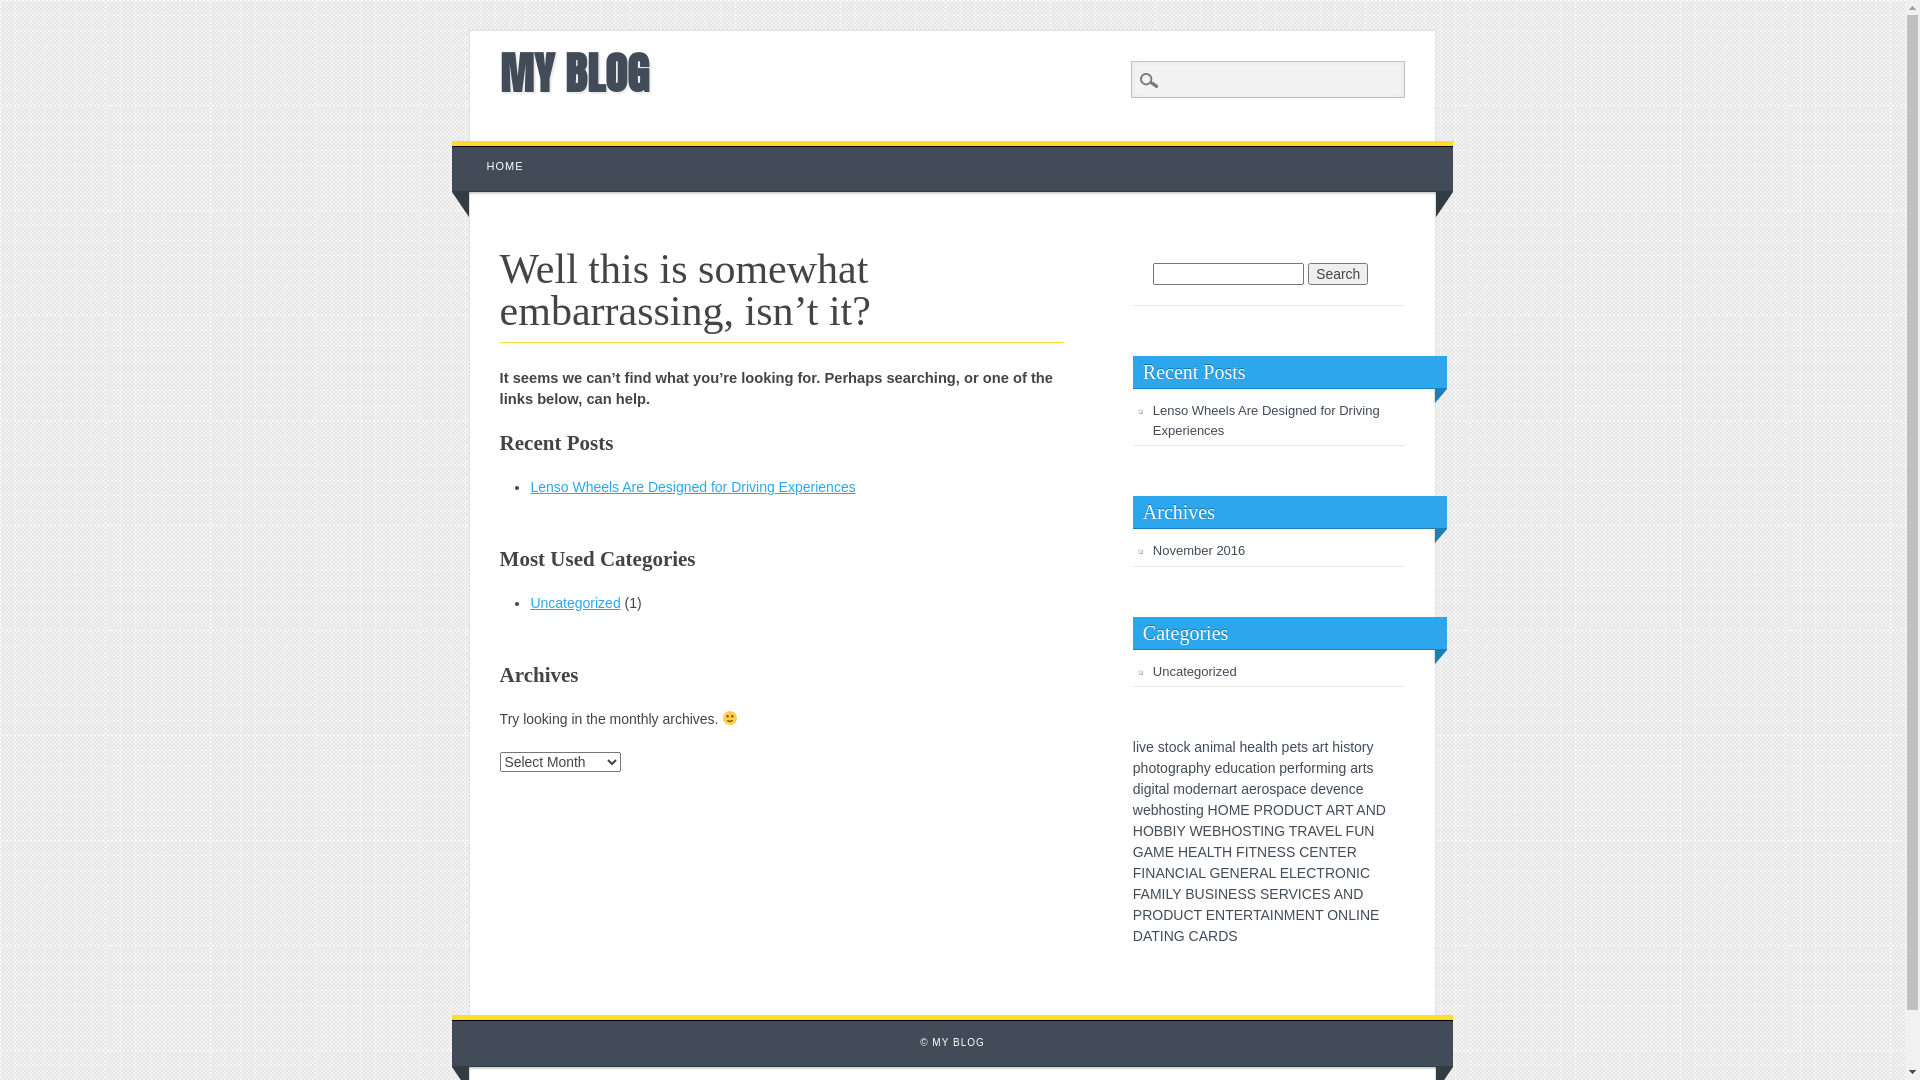  I want to click on 'C', so click(1309, 810).